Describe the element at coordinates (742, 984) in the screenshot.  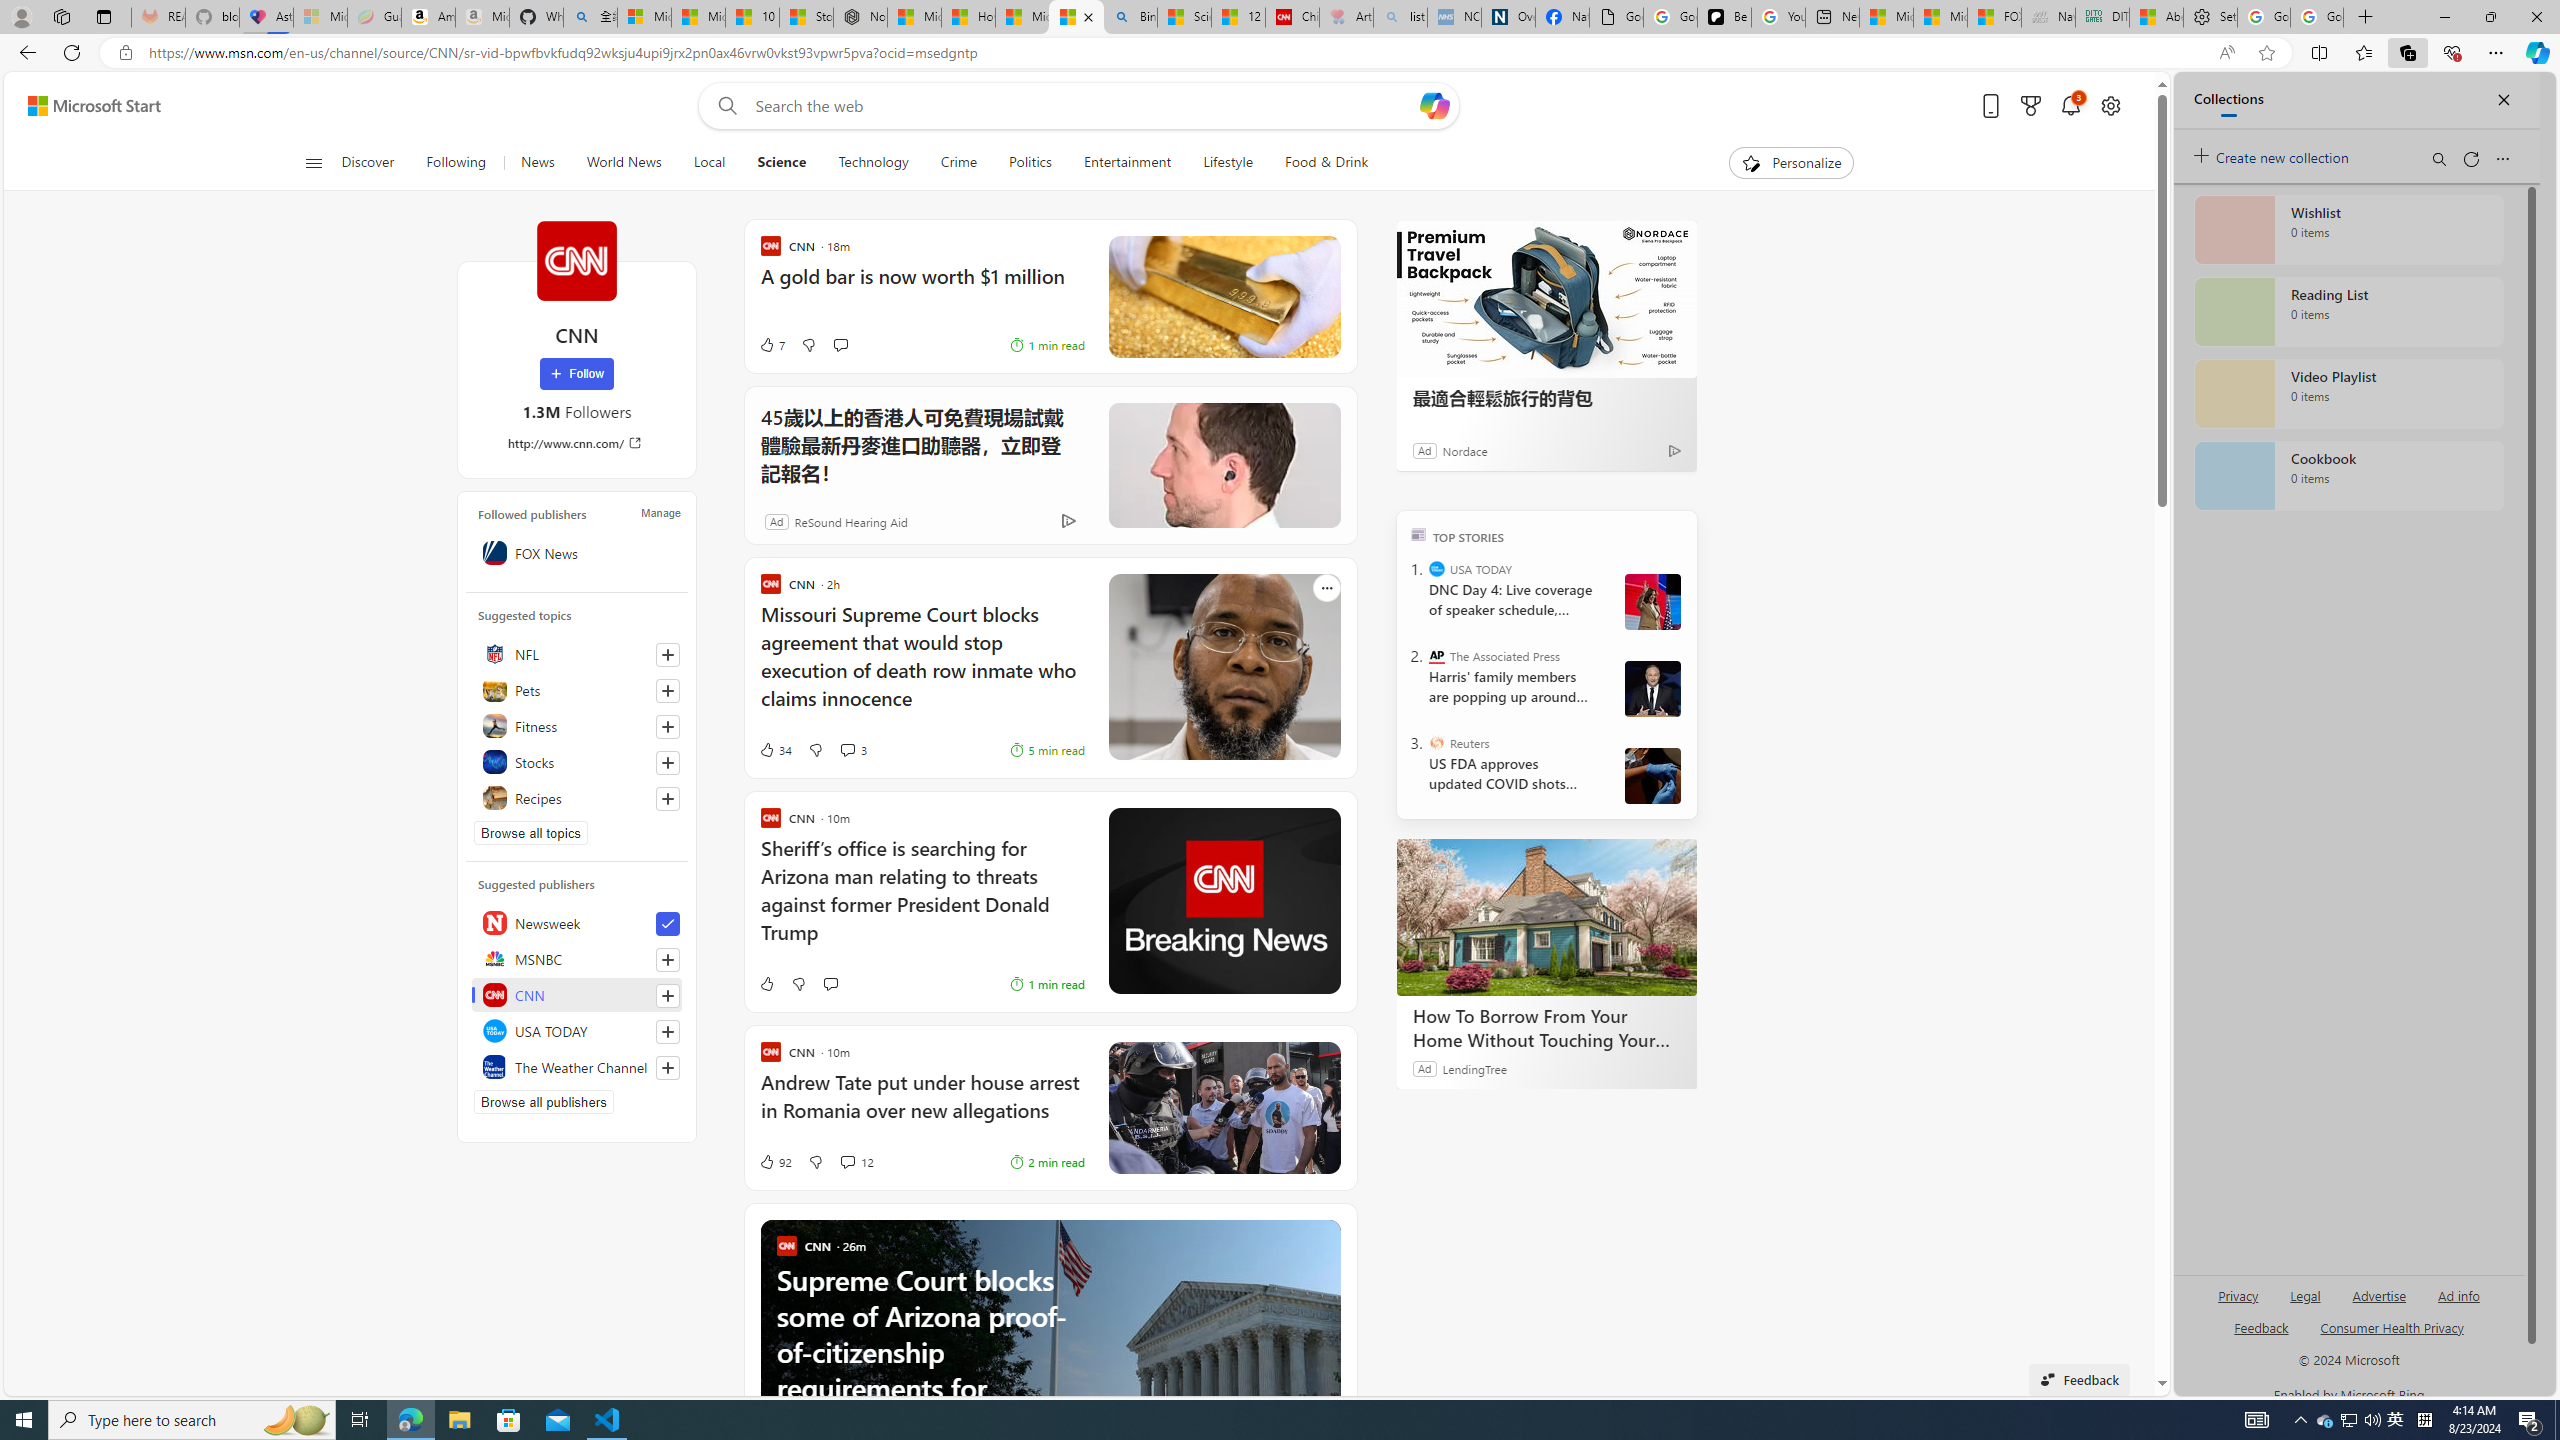
I see `'Like'` at that location.